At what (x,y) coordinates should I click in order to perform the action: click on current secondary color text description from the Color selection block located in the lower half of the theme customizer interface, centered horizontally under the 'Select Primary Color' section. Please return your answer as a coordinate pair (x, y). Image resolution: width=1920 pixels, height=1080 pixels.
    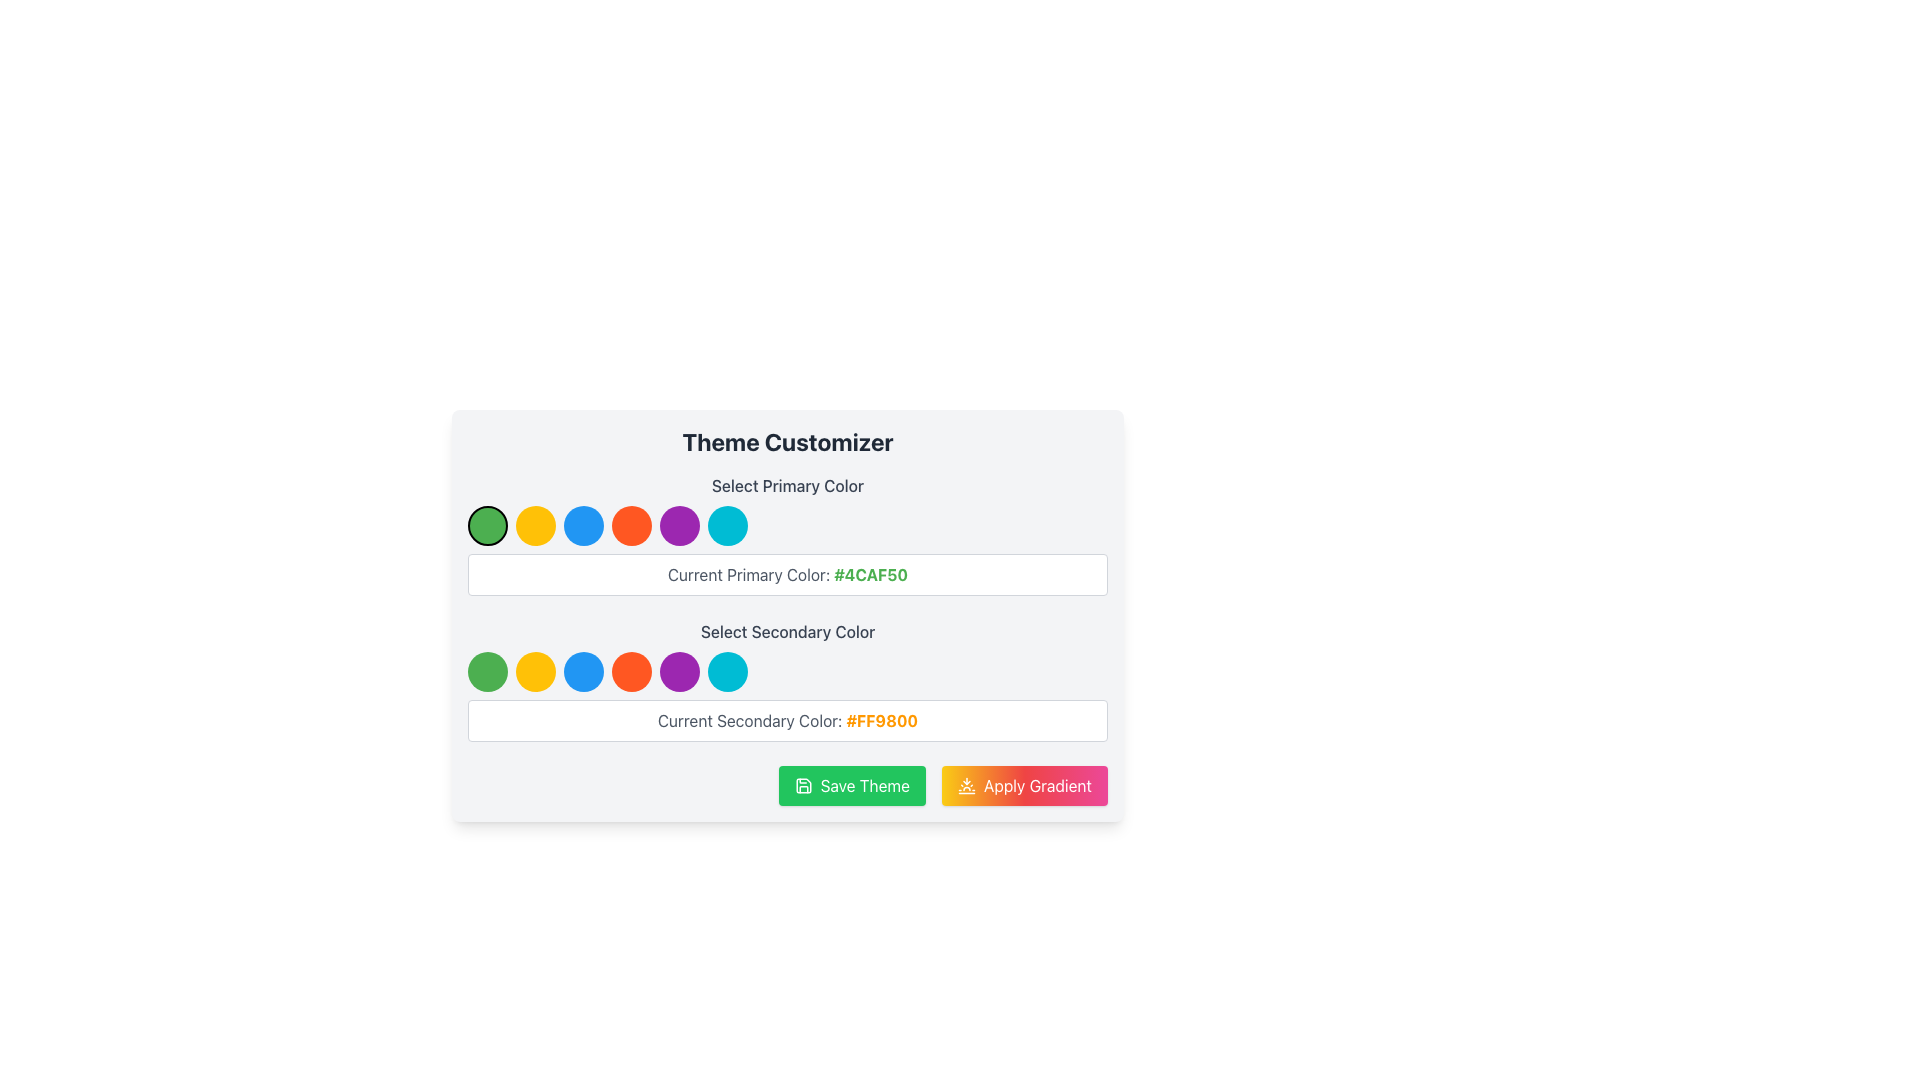
    Looking at the image, I should click on (786, 640).